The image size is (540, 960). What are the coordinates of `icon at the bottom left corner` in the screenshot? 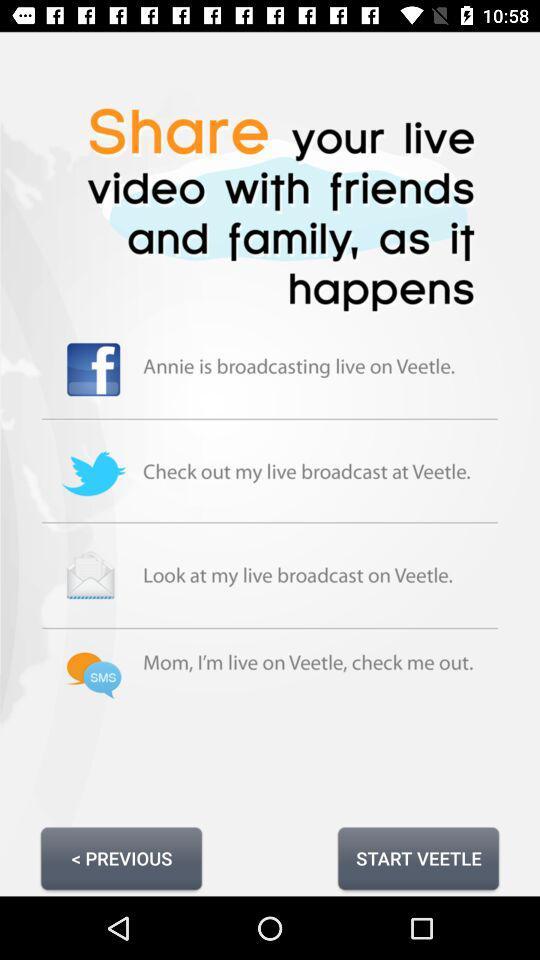 It's located at (121, 857).